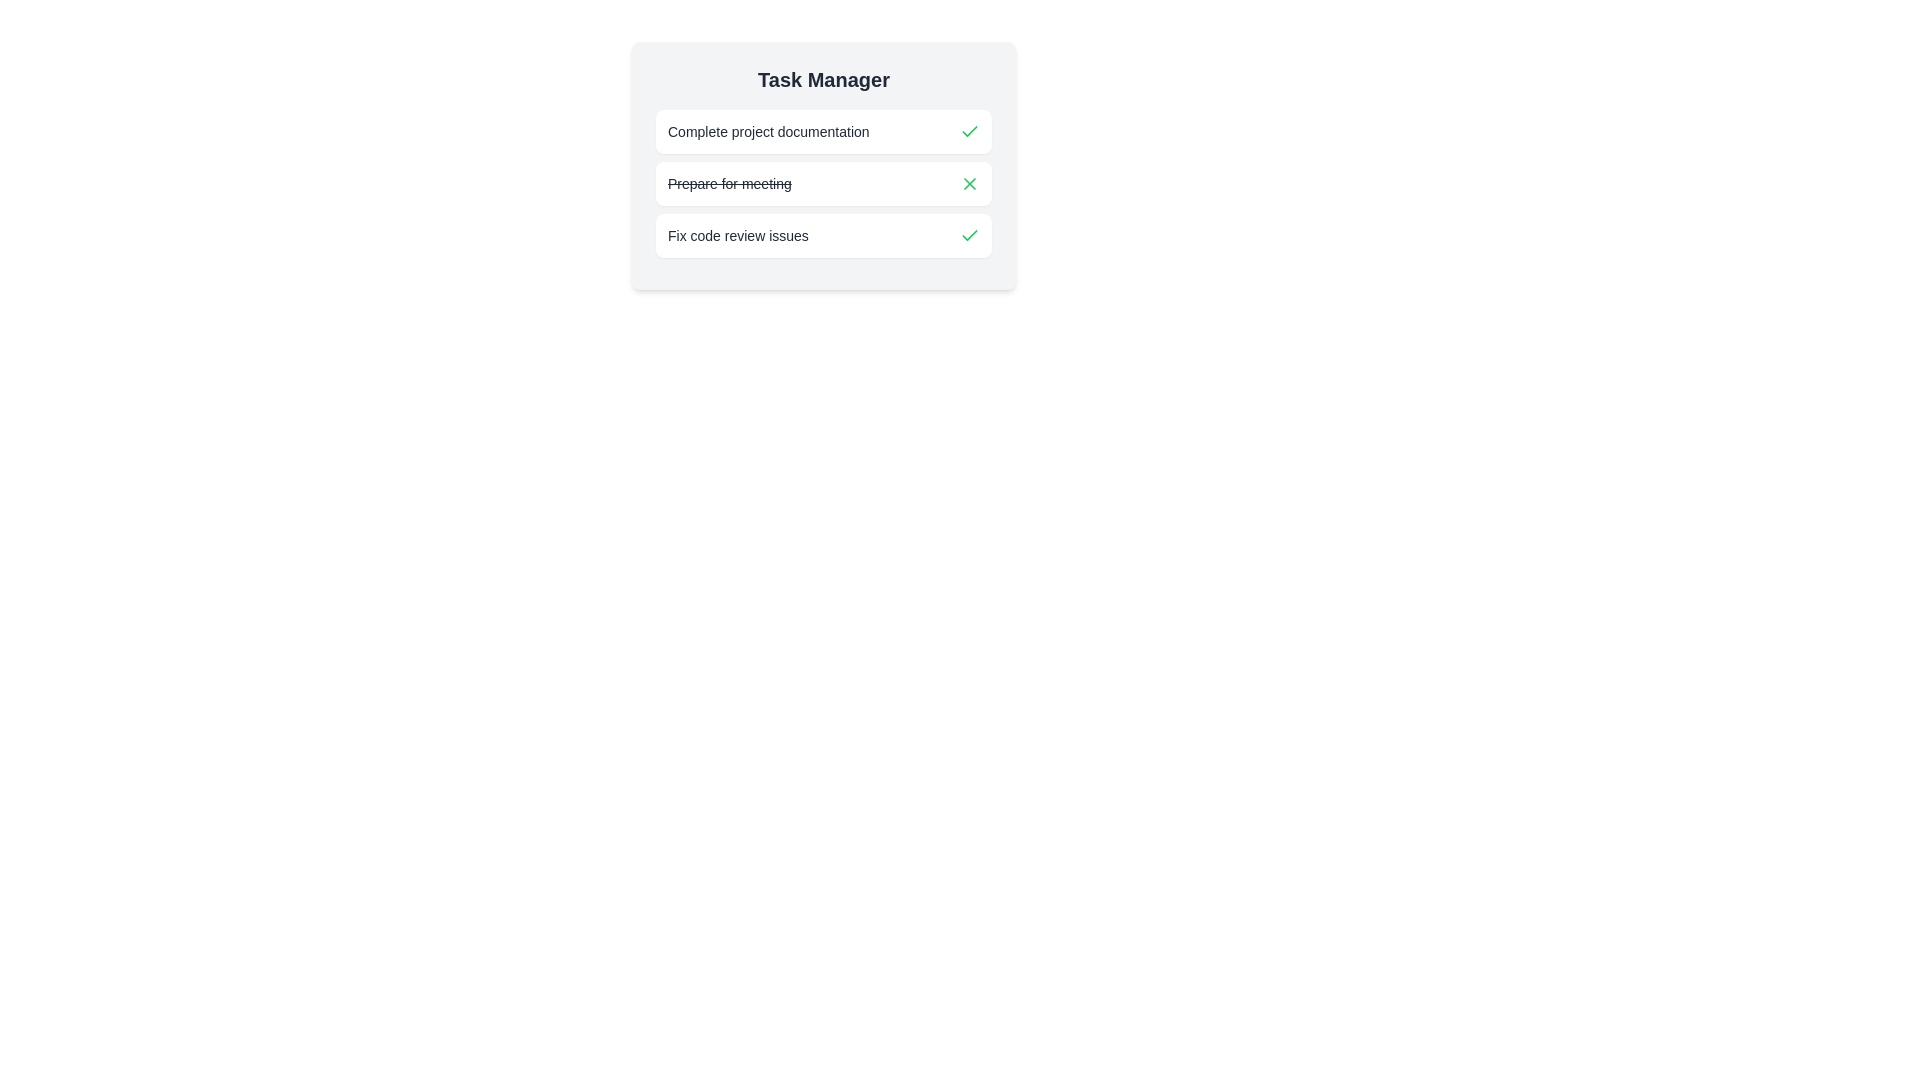 The width and height of the screenshot is (1920, 1080). Describe the element at coordinates (824, 131) in the screenshot. I see `the completed task card in the task management interface, which displays a green checkmark icon and is the first item under the 'Task Manager' header` at that location.